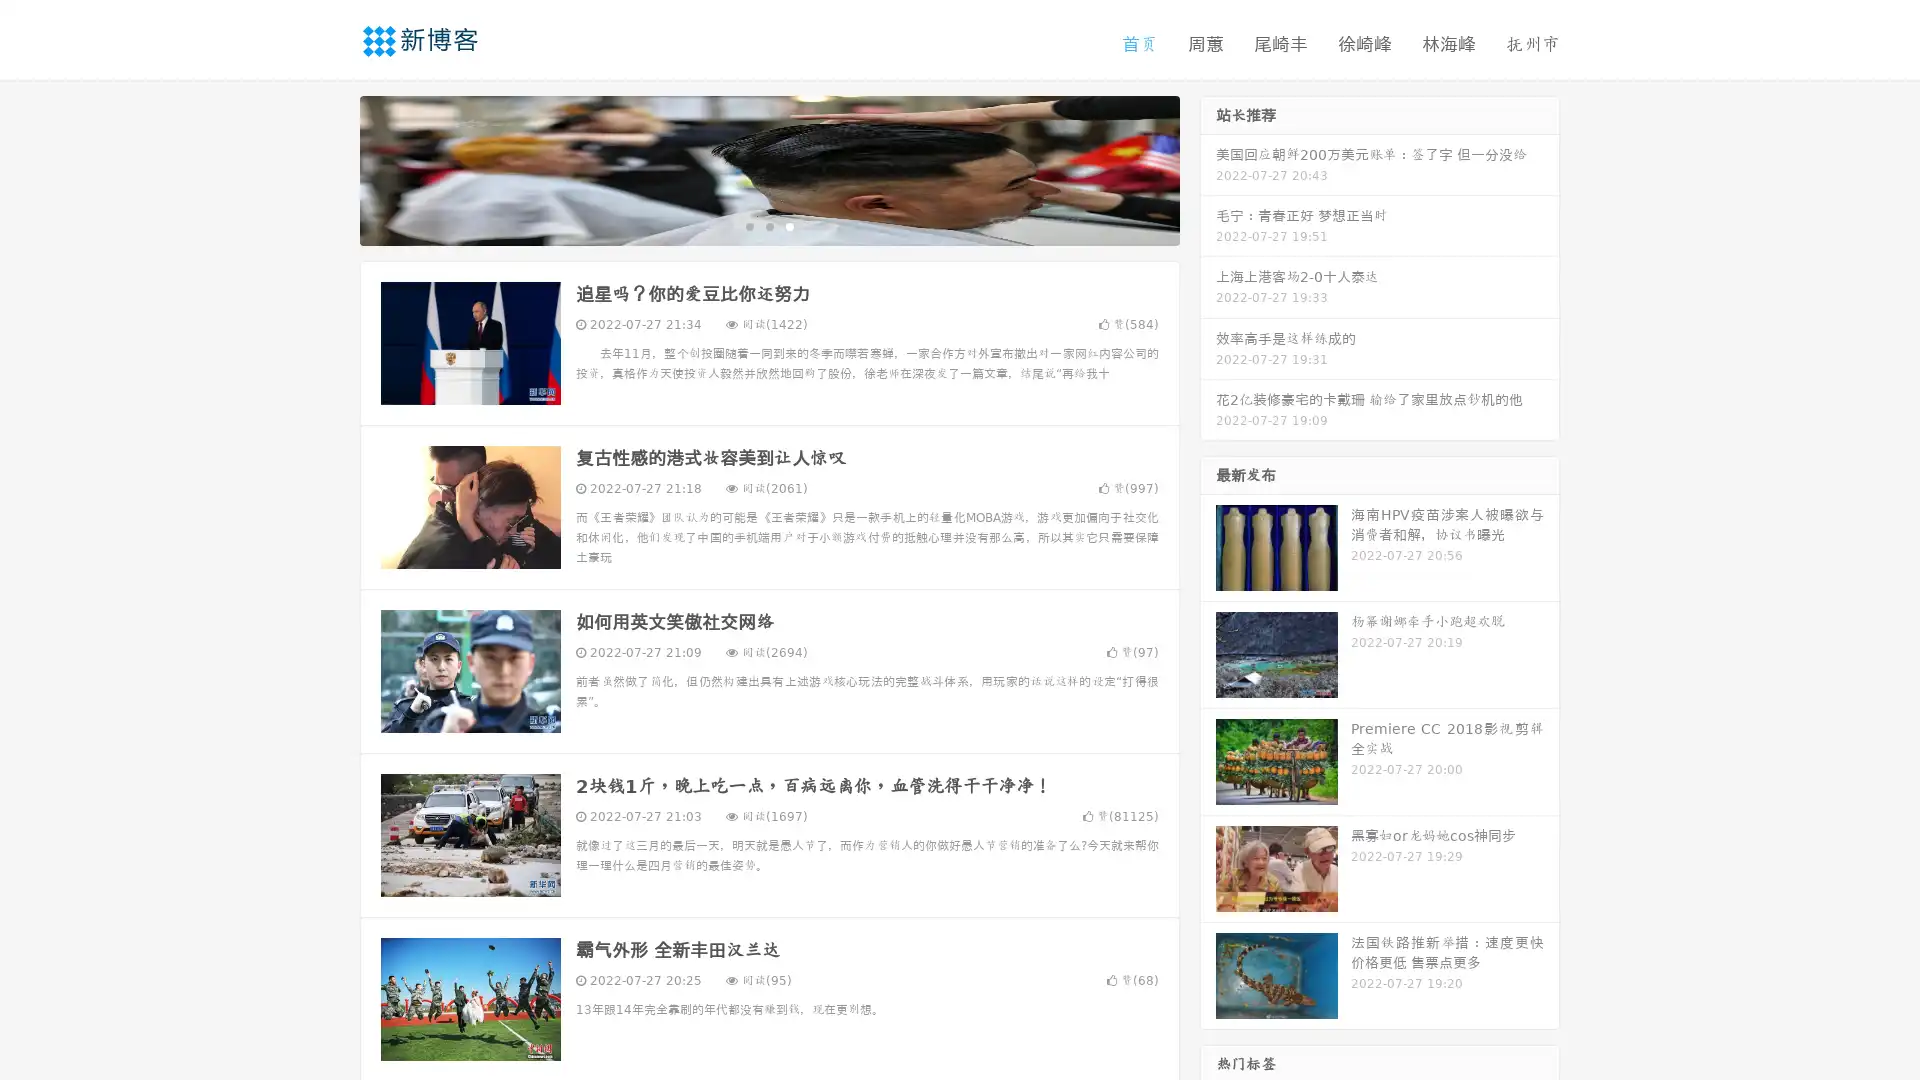 This screenshot has height=1080, width=1920. I want to click on Go to slide 3, so click(789, 225).